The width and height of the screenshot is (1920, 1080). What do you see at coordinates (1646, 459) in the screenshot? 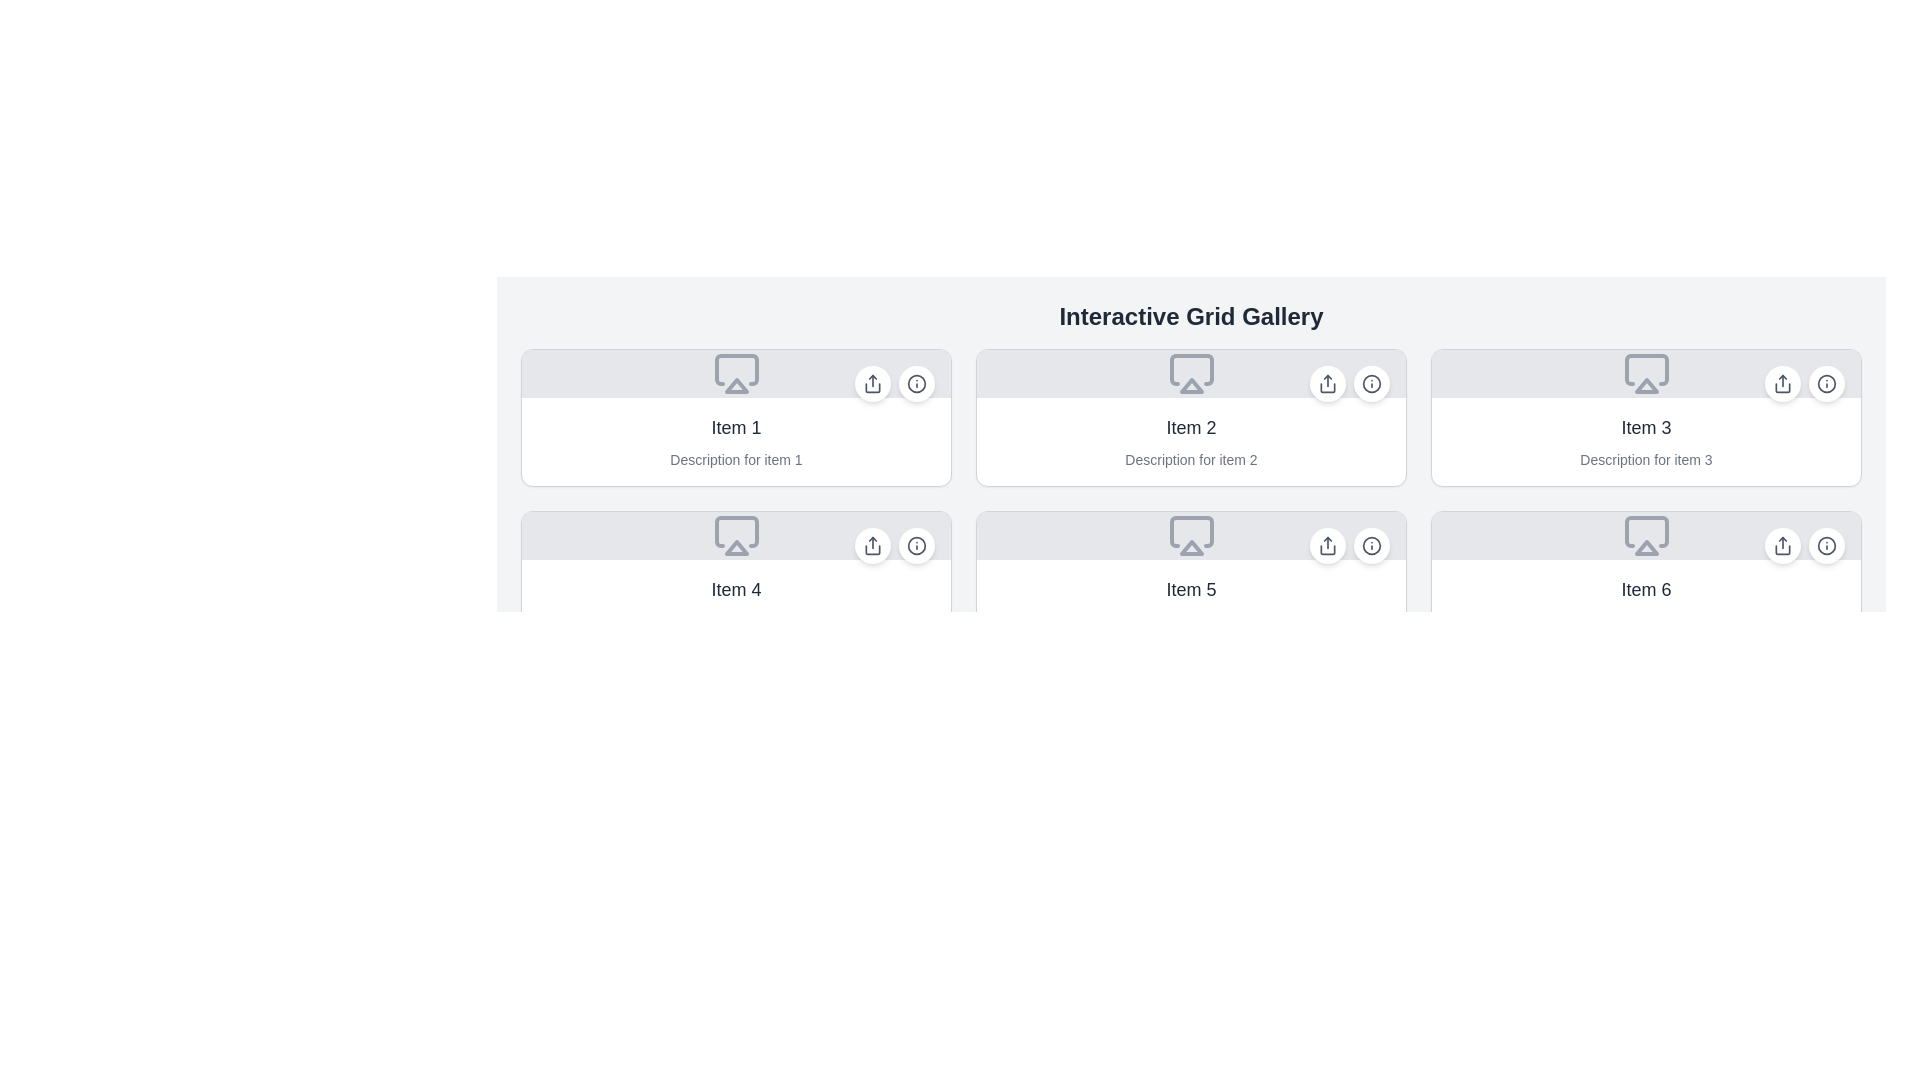
I see `the text element displaying 'Description for item 3', which is located directly underneath the title 'Item 3'` at bounding box center [1646, 459].